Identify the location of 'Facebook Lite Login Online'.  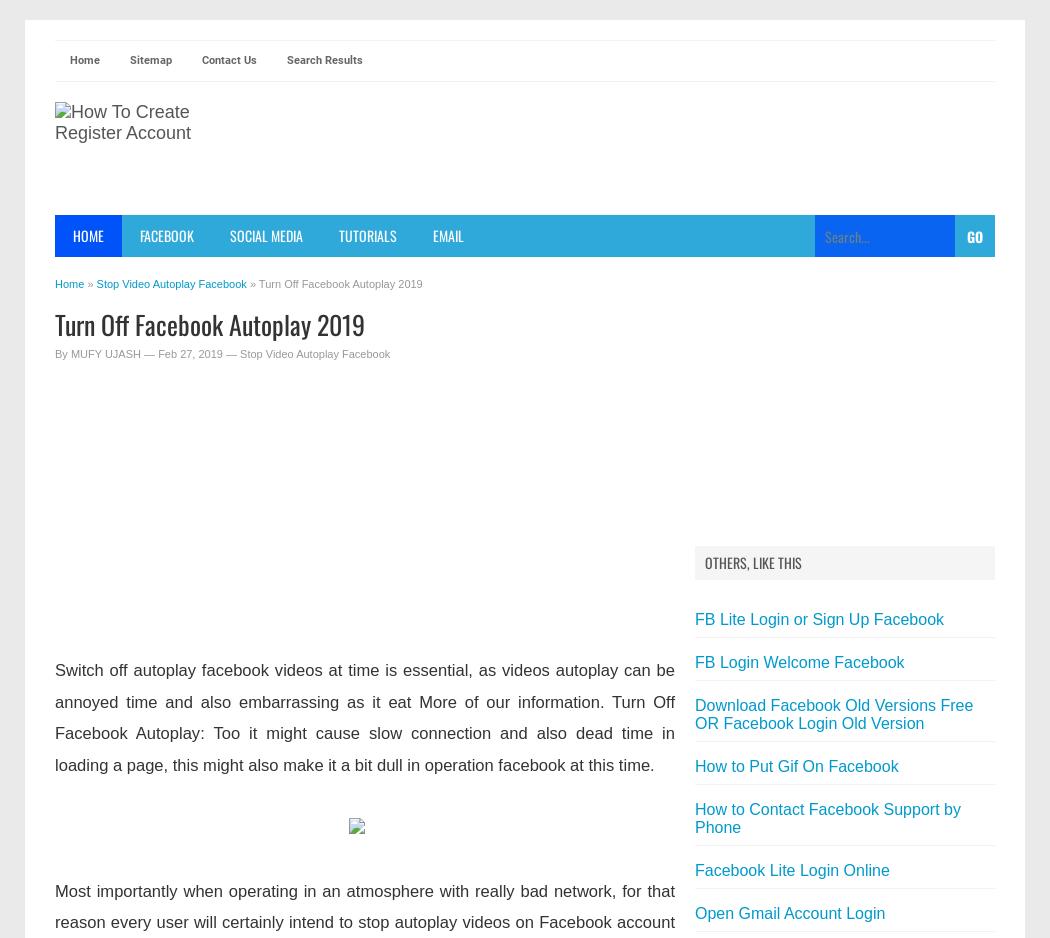
(791, 869).